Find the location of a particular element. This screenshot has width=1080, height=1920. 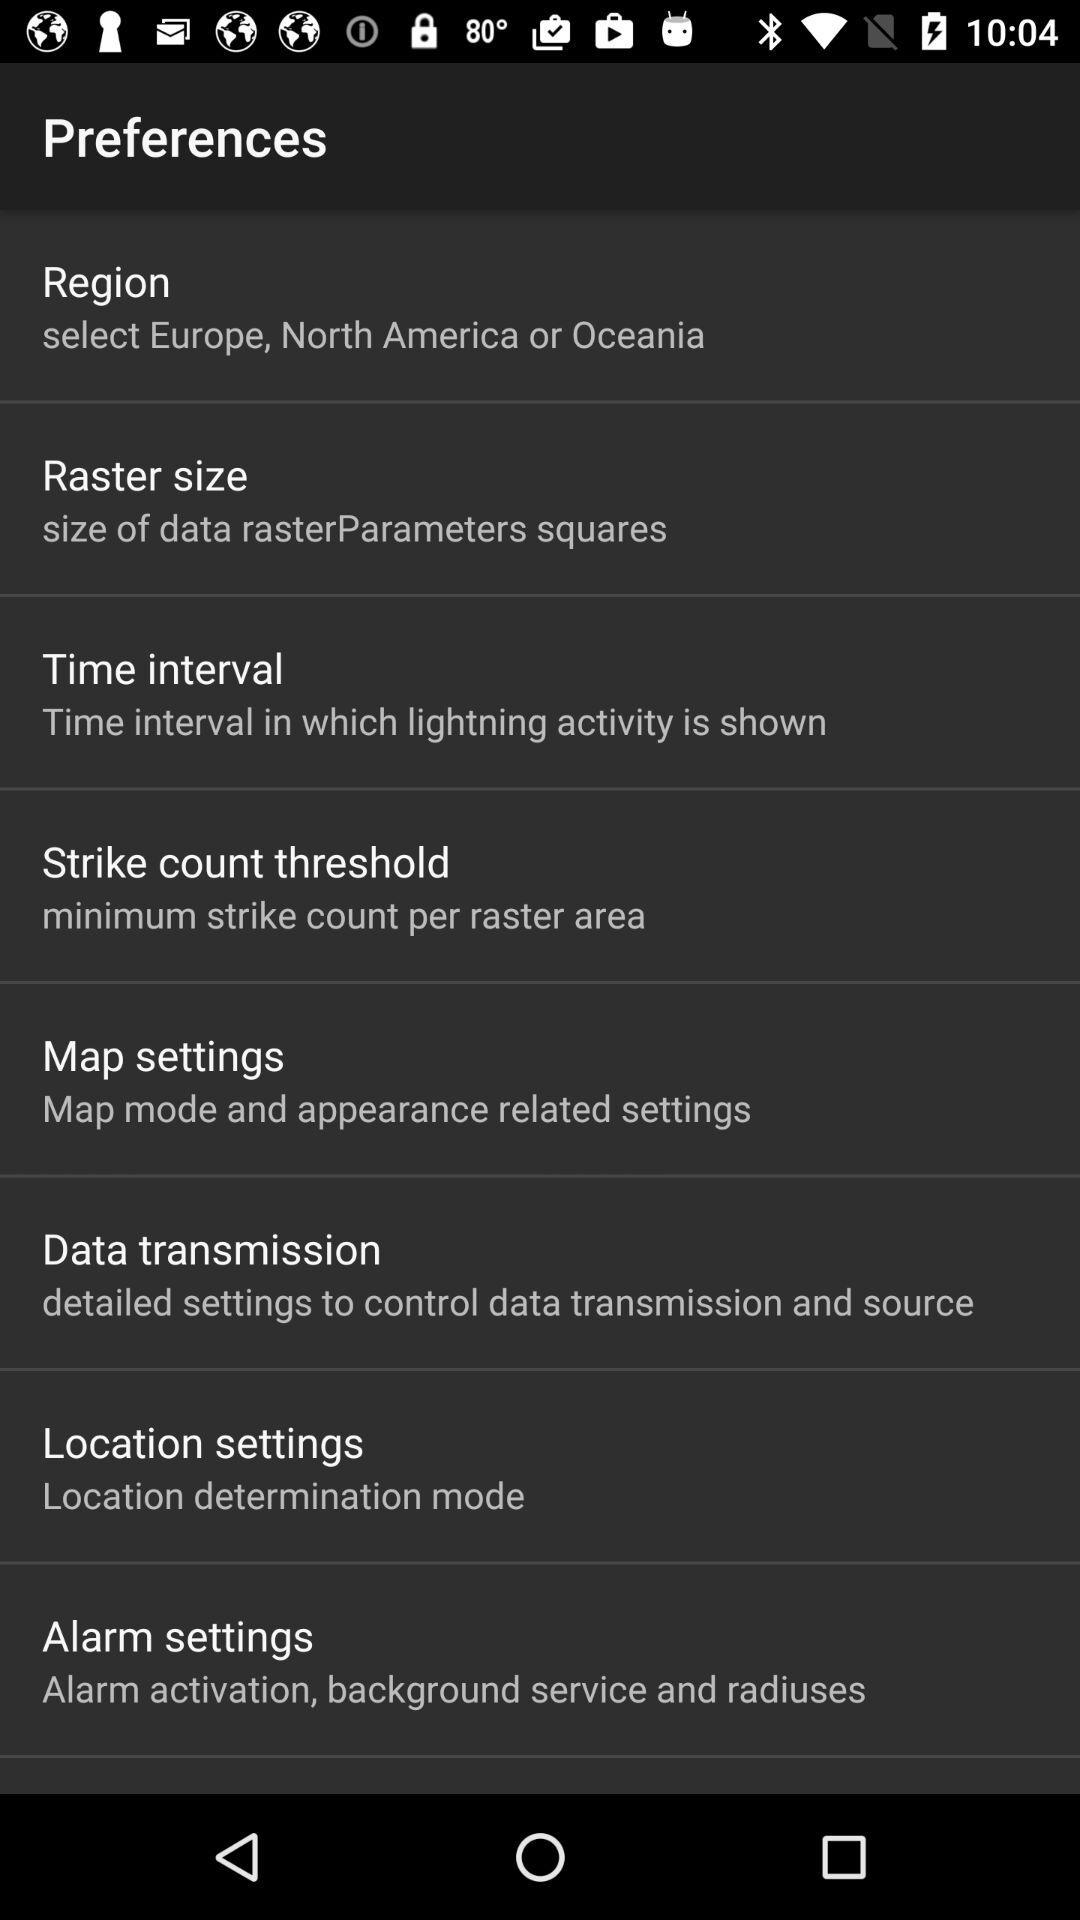

the icon below preferences icon is located at coordinates (106, 279).